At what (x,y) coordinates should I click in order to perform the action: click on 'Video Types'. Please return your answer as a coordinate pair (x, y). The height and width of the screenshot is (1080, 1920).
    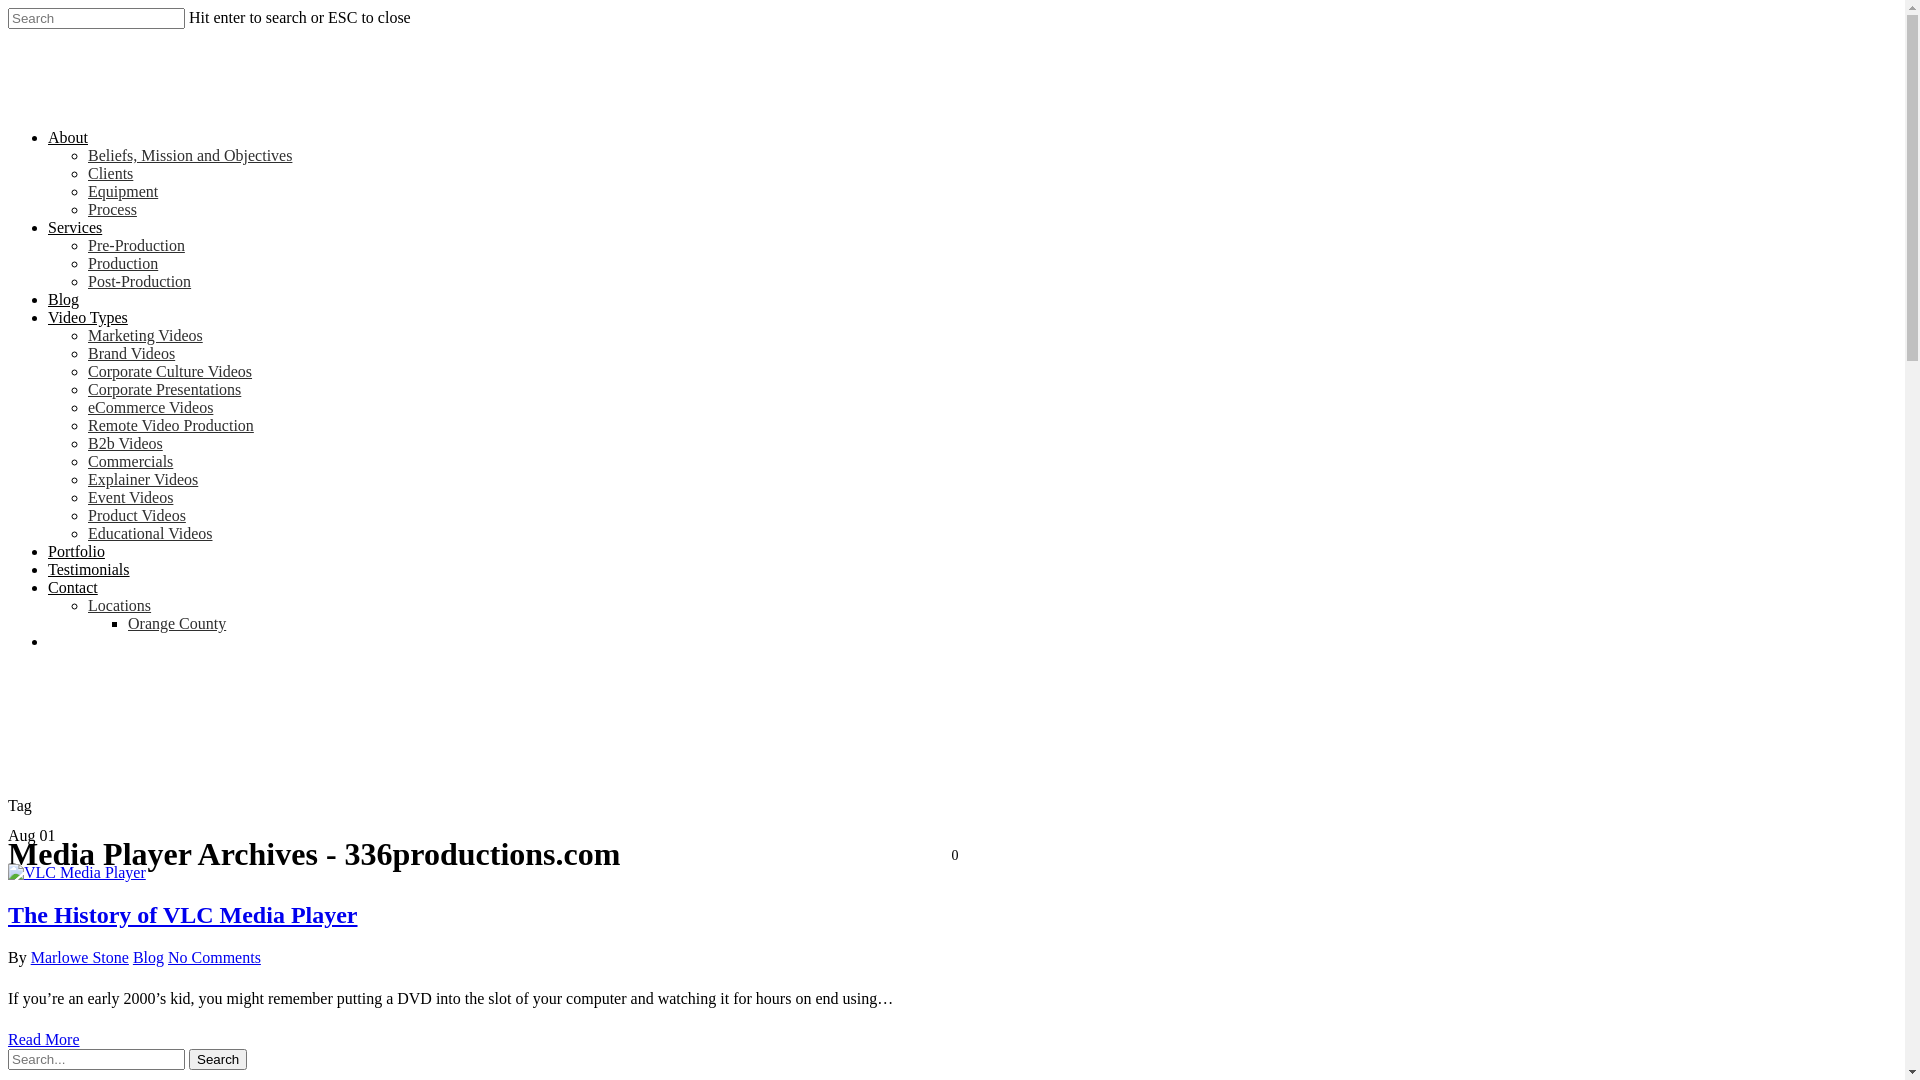
    Looking at the image, I should click on (86, 316).